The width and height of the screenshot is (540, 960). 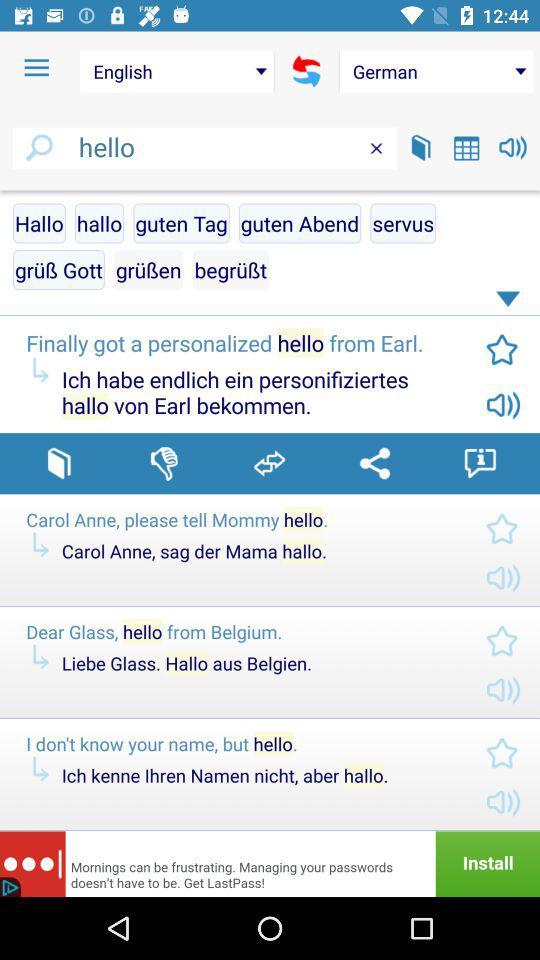 I want to click on dictionary option, so click(x=59, y=463).